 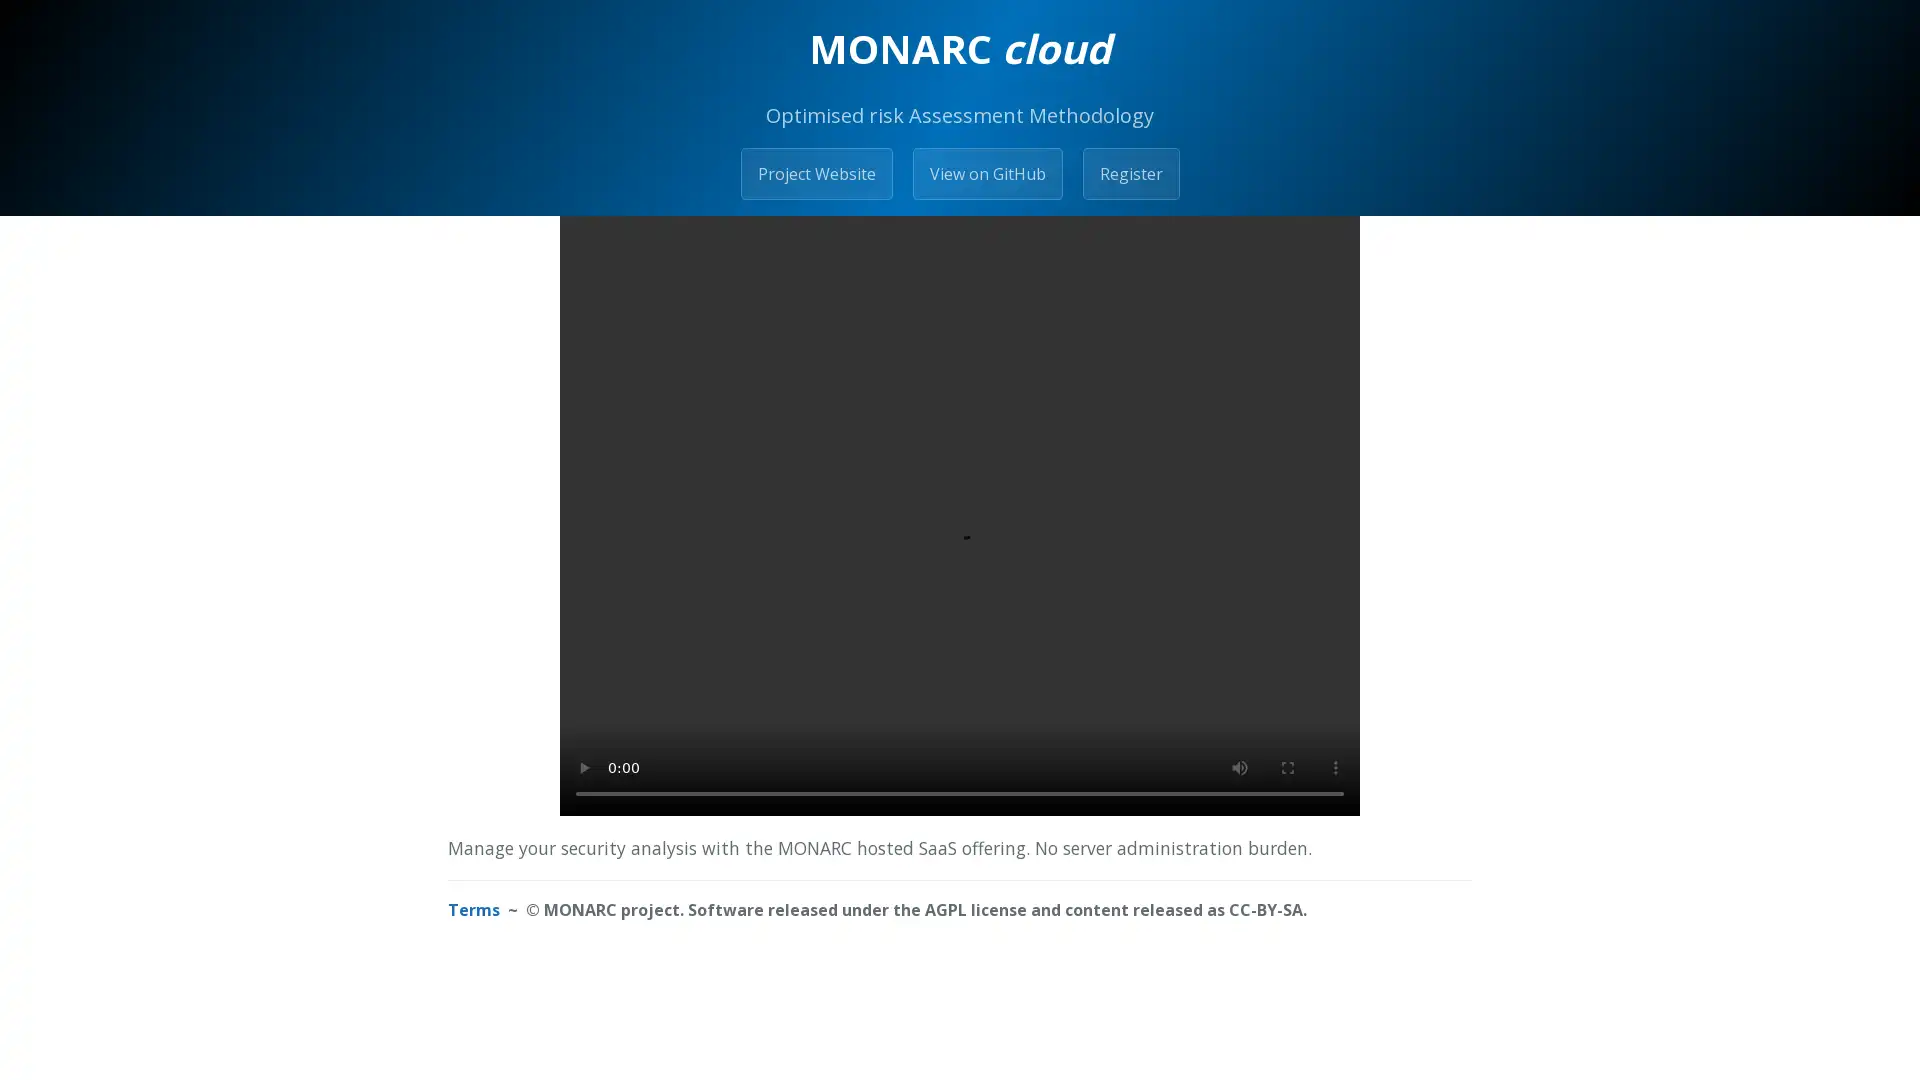 I want to click on show more media controls, so click(x=1335, y=766).